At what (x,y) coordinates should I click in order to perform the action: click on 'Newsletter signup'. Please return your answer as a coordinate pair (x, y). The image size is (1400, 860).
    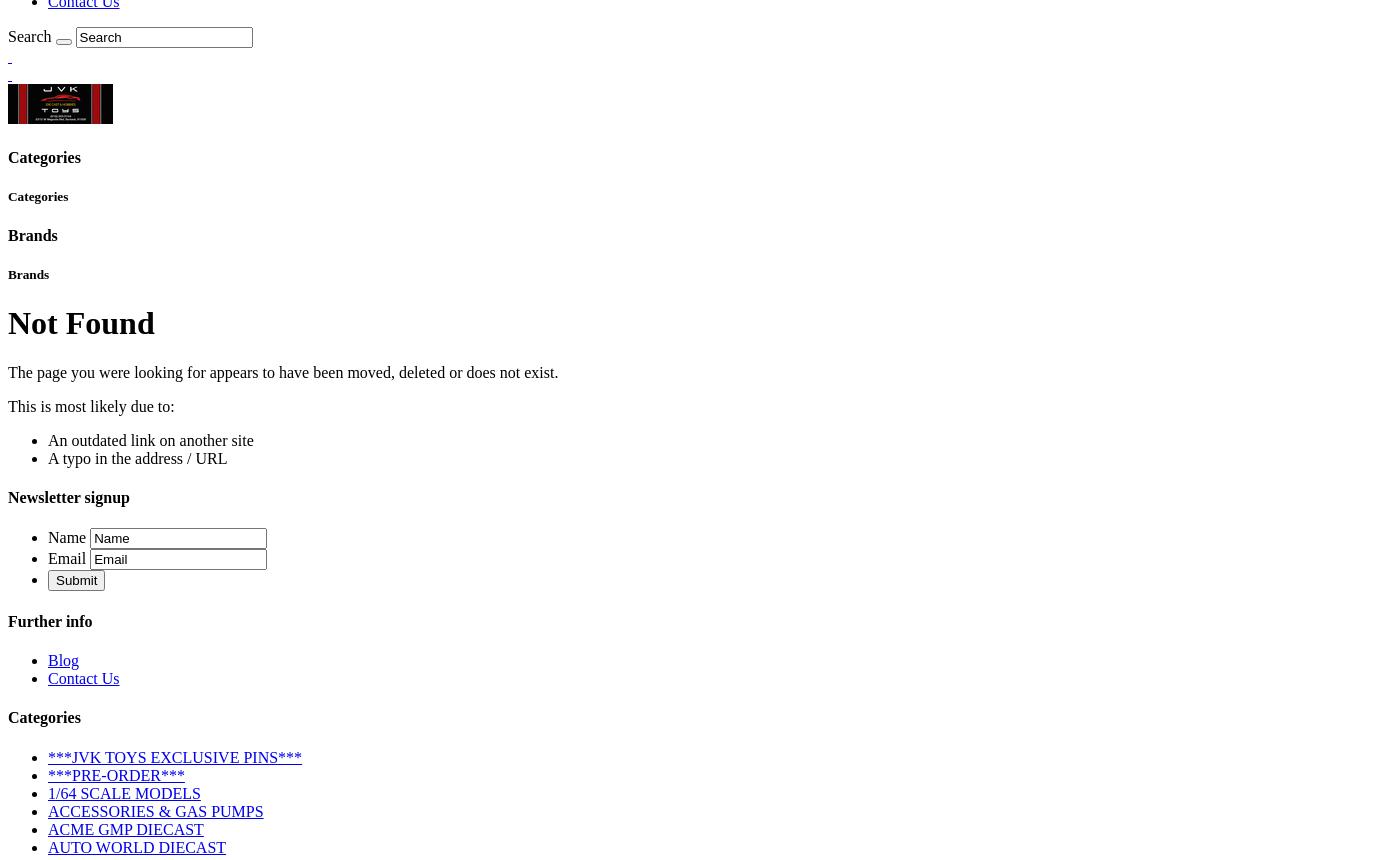
    Looking at the image, I should click on (68, 496).